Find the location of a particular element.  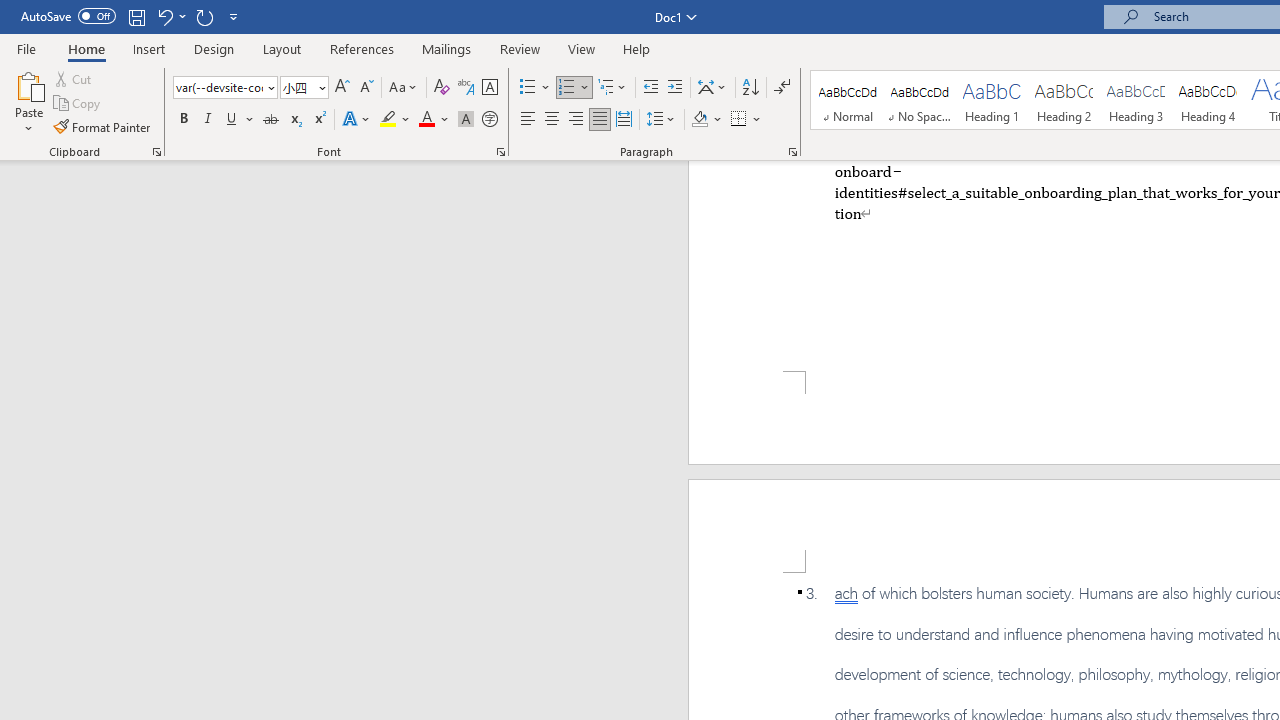

'Align Left' is located at coordinates (528, 119).